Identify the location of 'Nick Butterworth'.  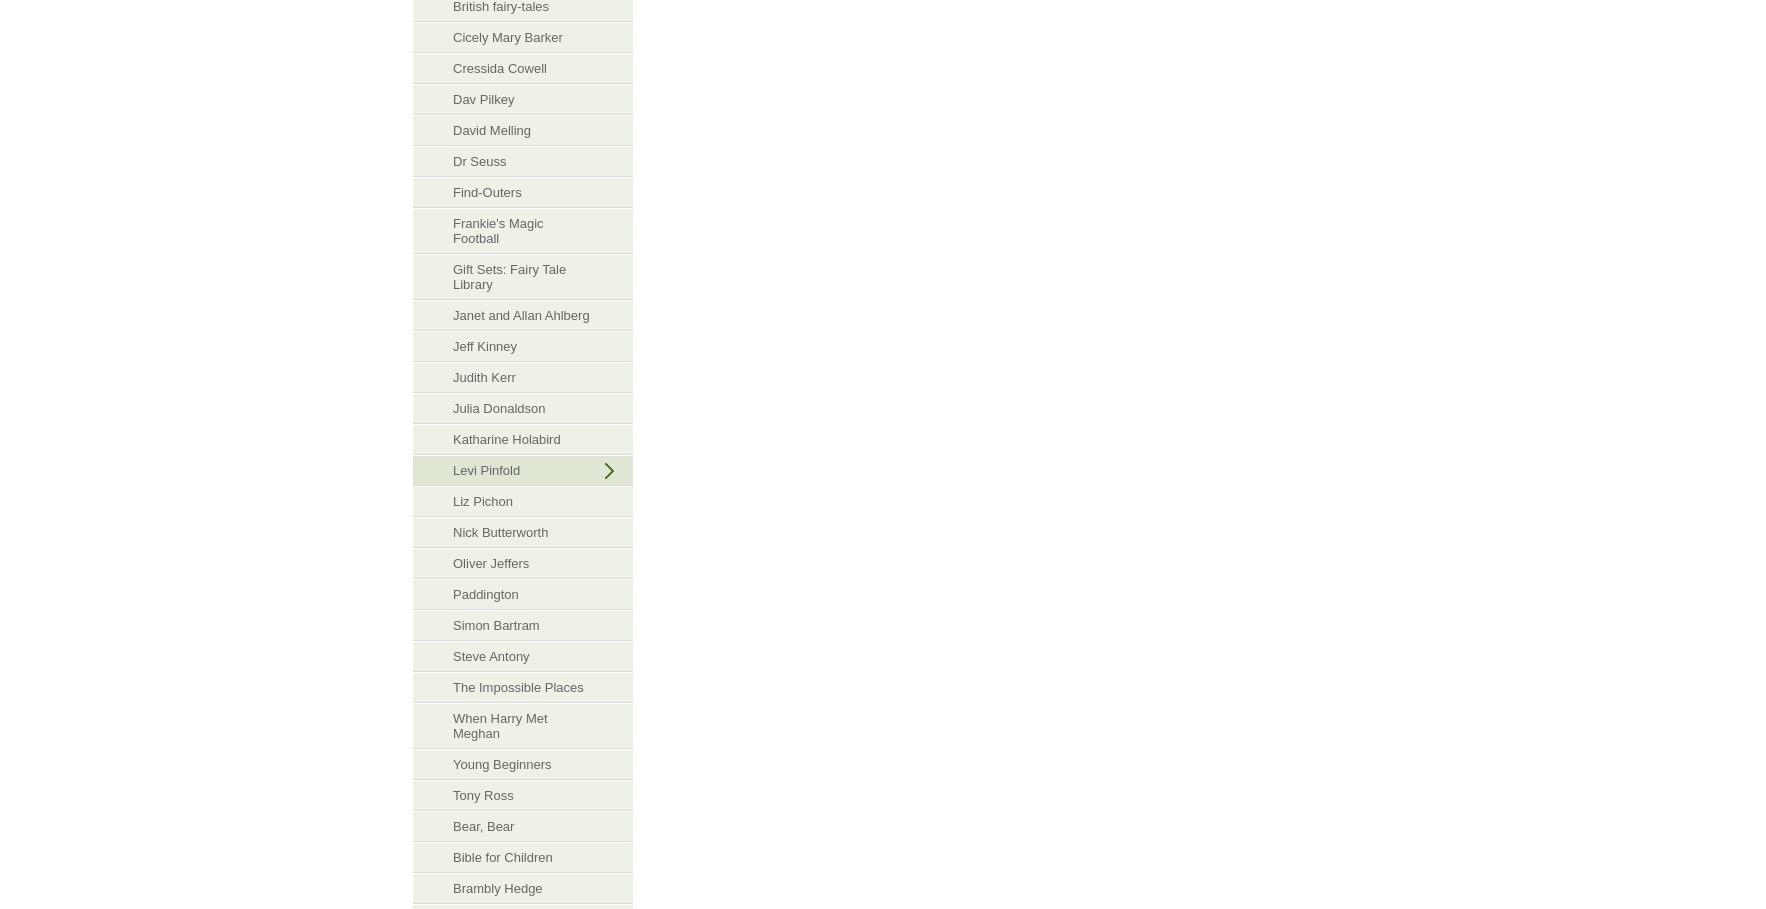
(452, 532).